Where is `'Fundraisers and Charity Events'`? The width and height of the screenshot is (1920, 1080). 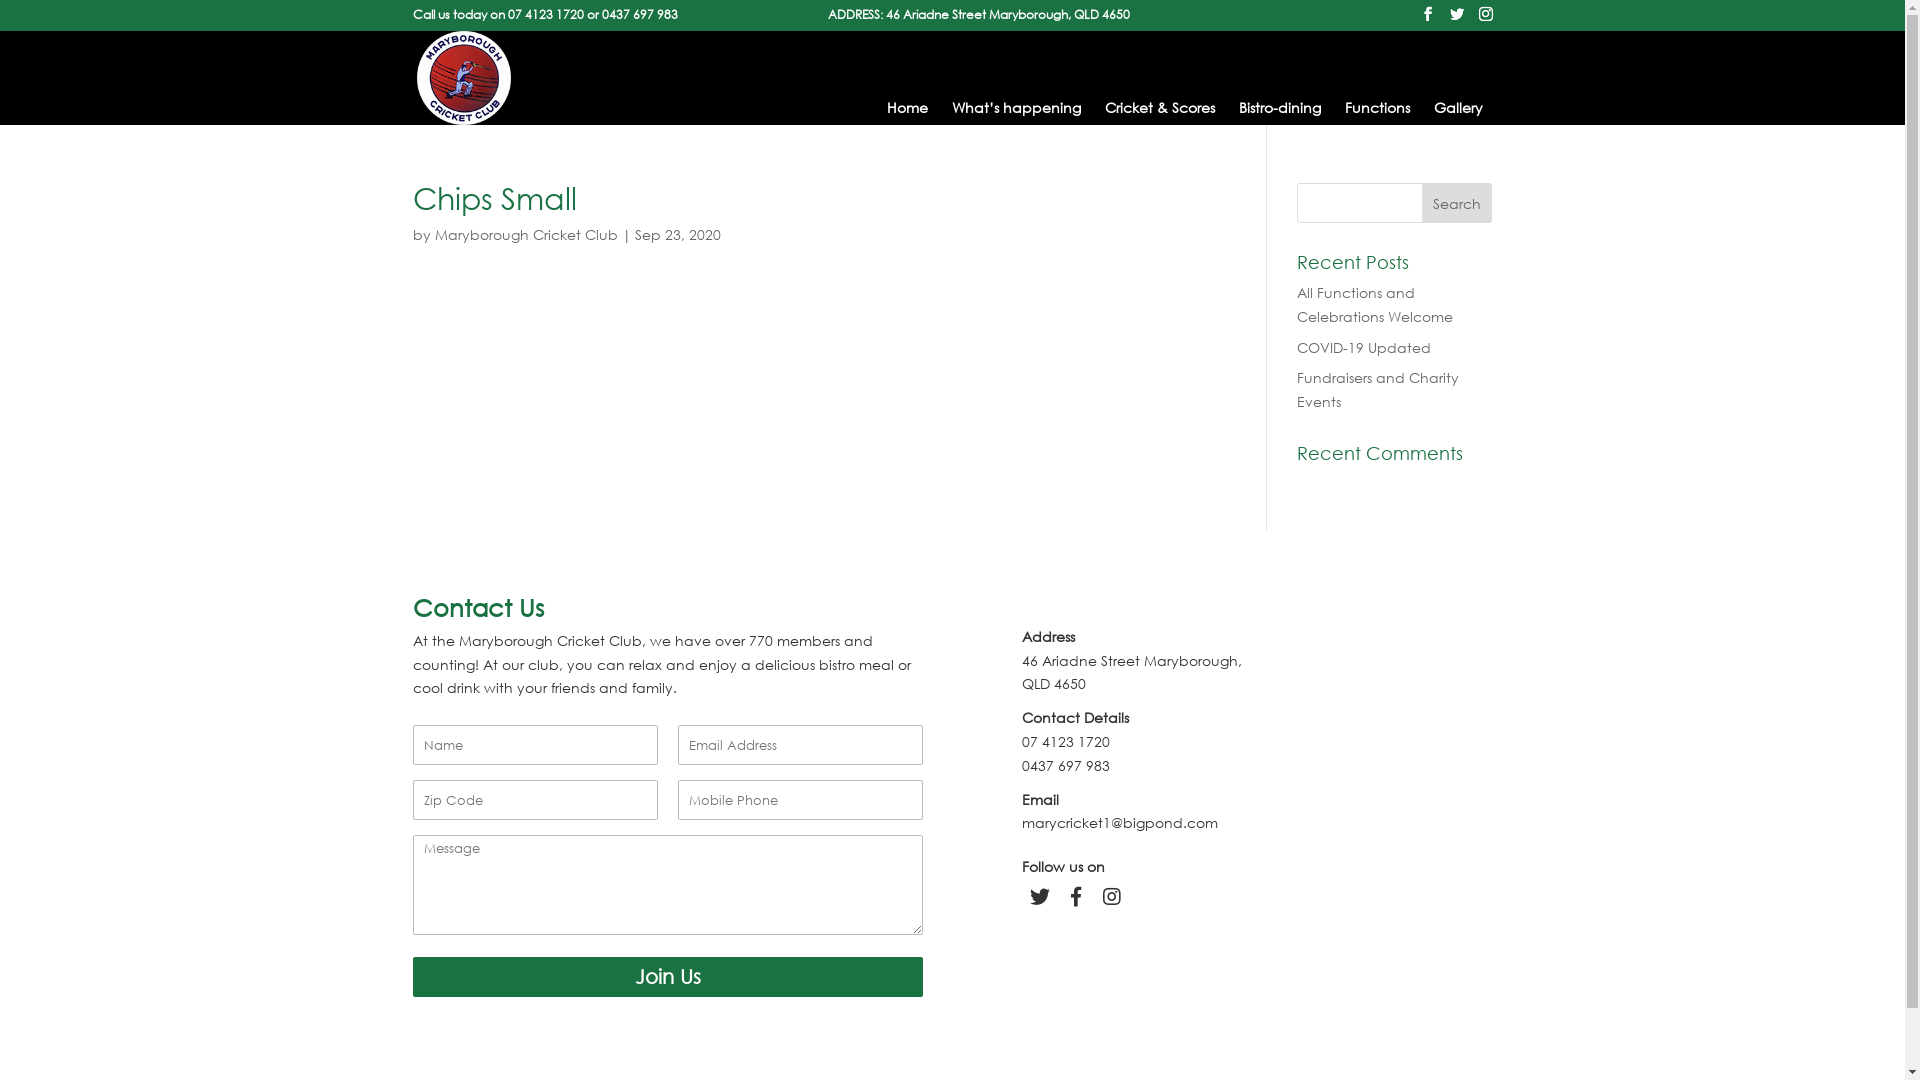 'Fundraisers and Charity Events' is located at coordinates (1376, 389).